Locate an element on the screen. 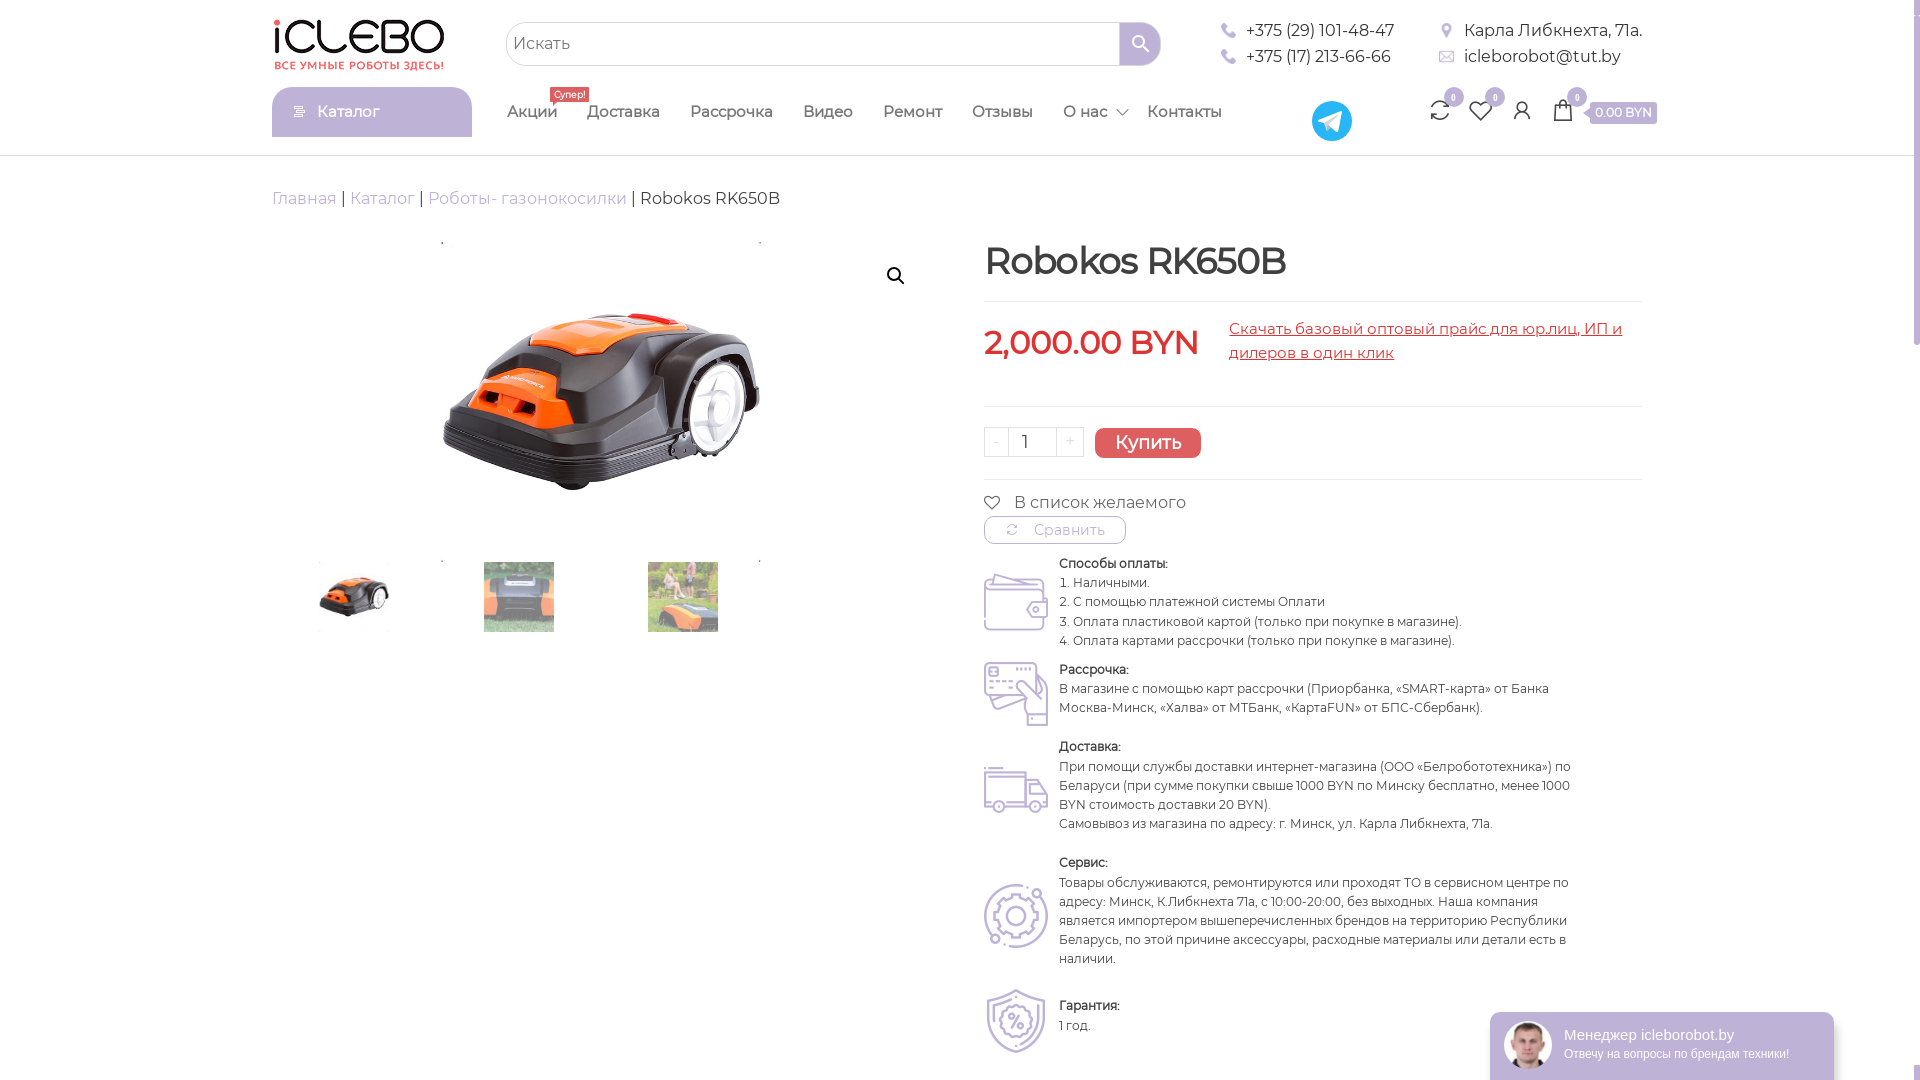  '-' is located at coordinates (996, 441).